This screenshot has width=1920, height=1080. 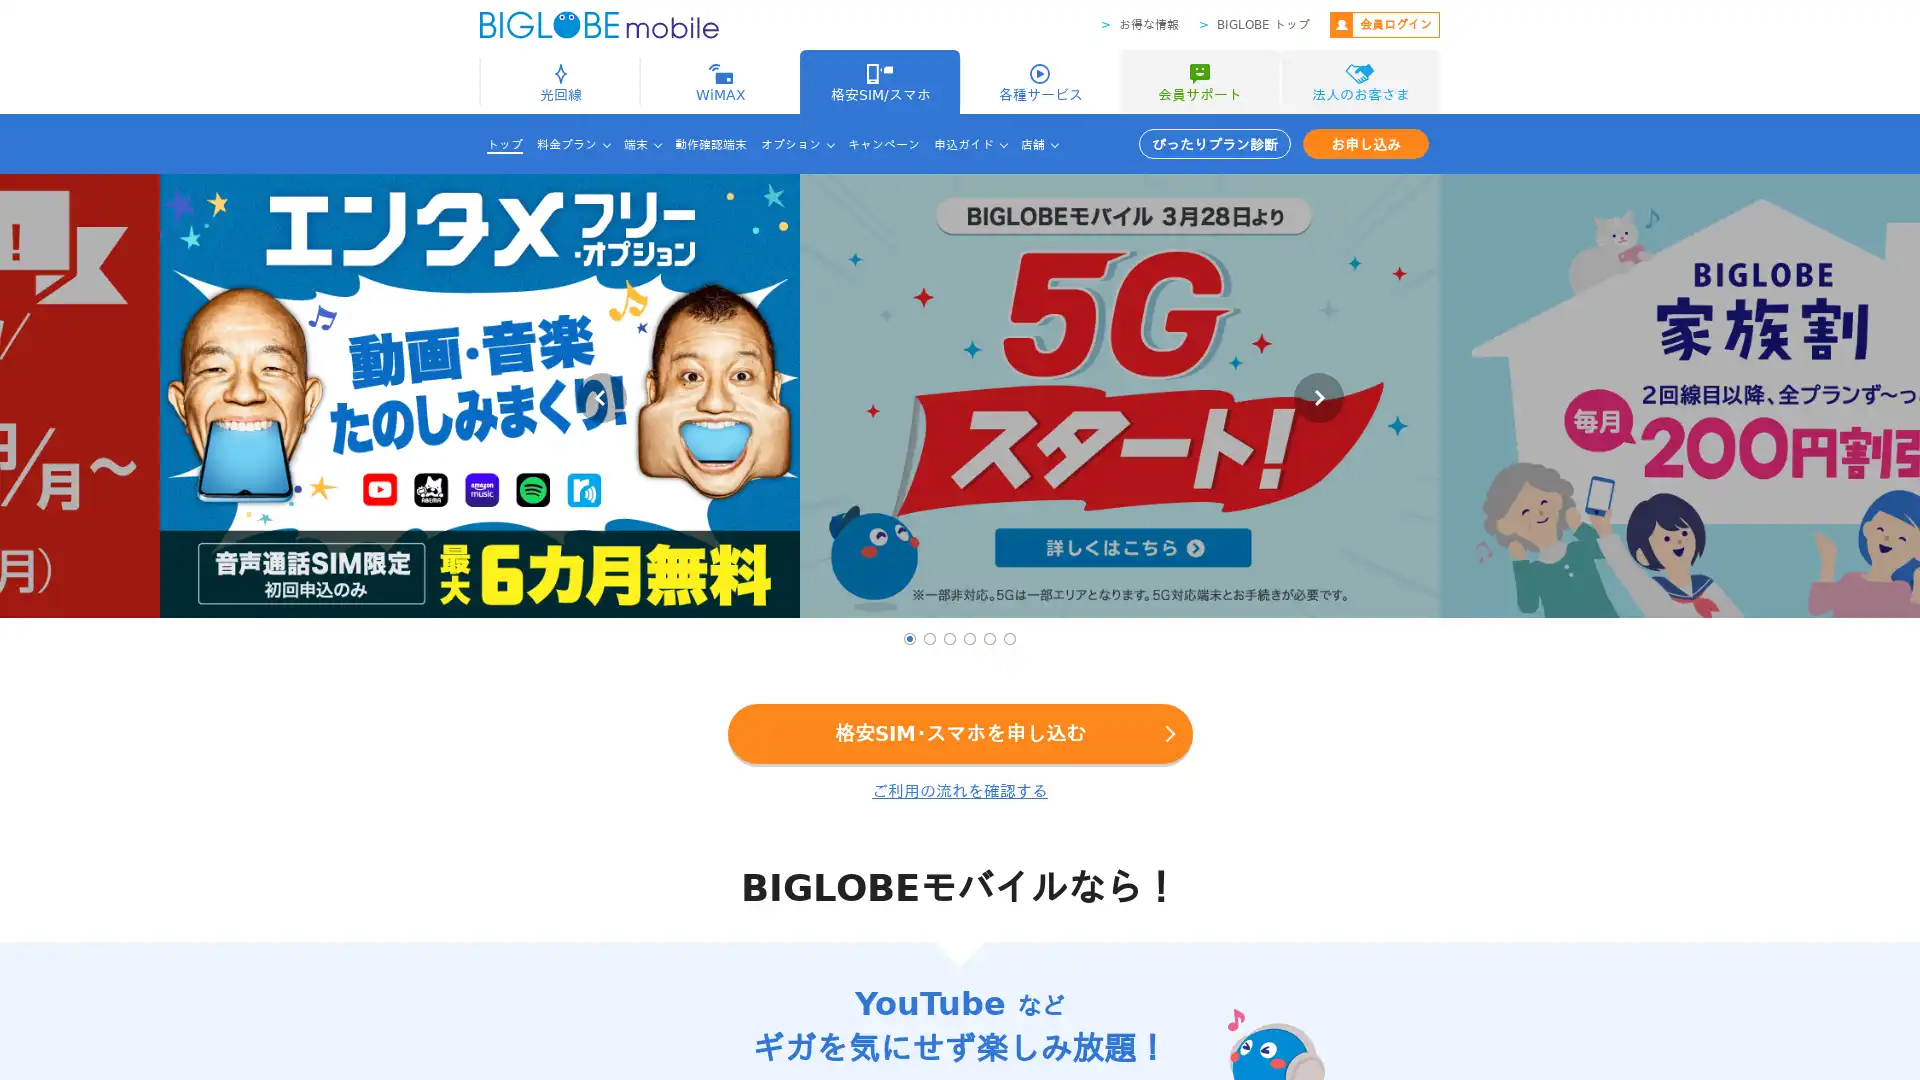 What do you see at coordinates (1318, 397) in the screenshot?
I see `Next` at bounding box center [1318, 397].